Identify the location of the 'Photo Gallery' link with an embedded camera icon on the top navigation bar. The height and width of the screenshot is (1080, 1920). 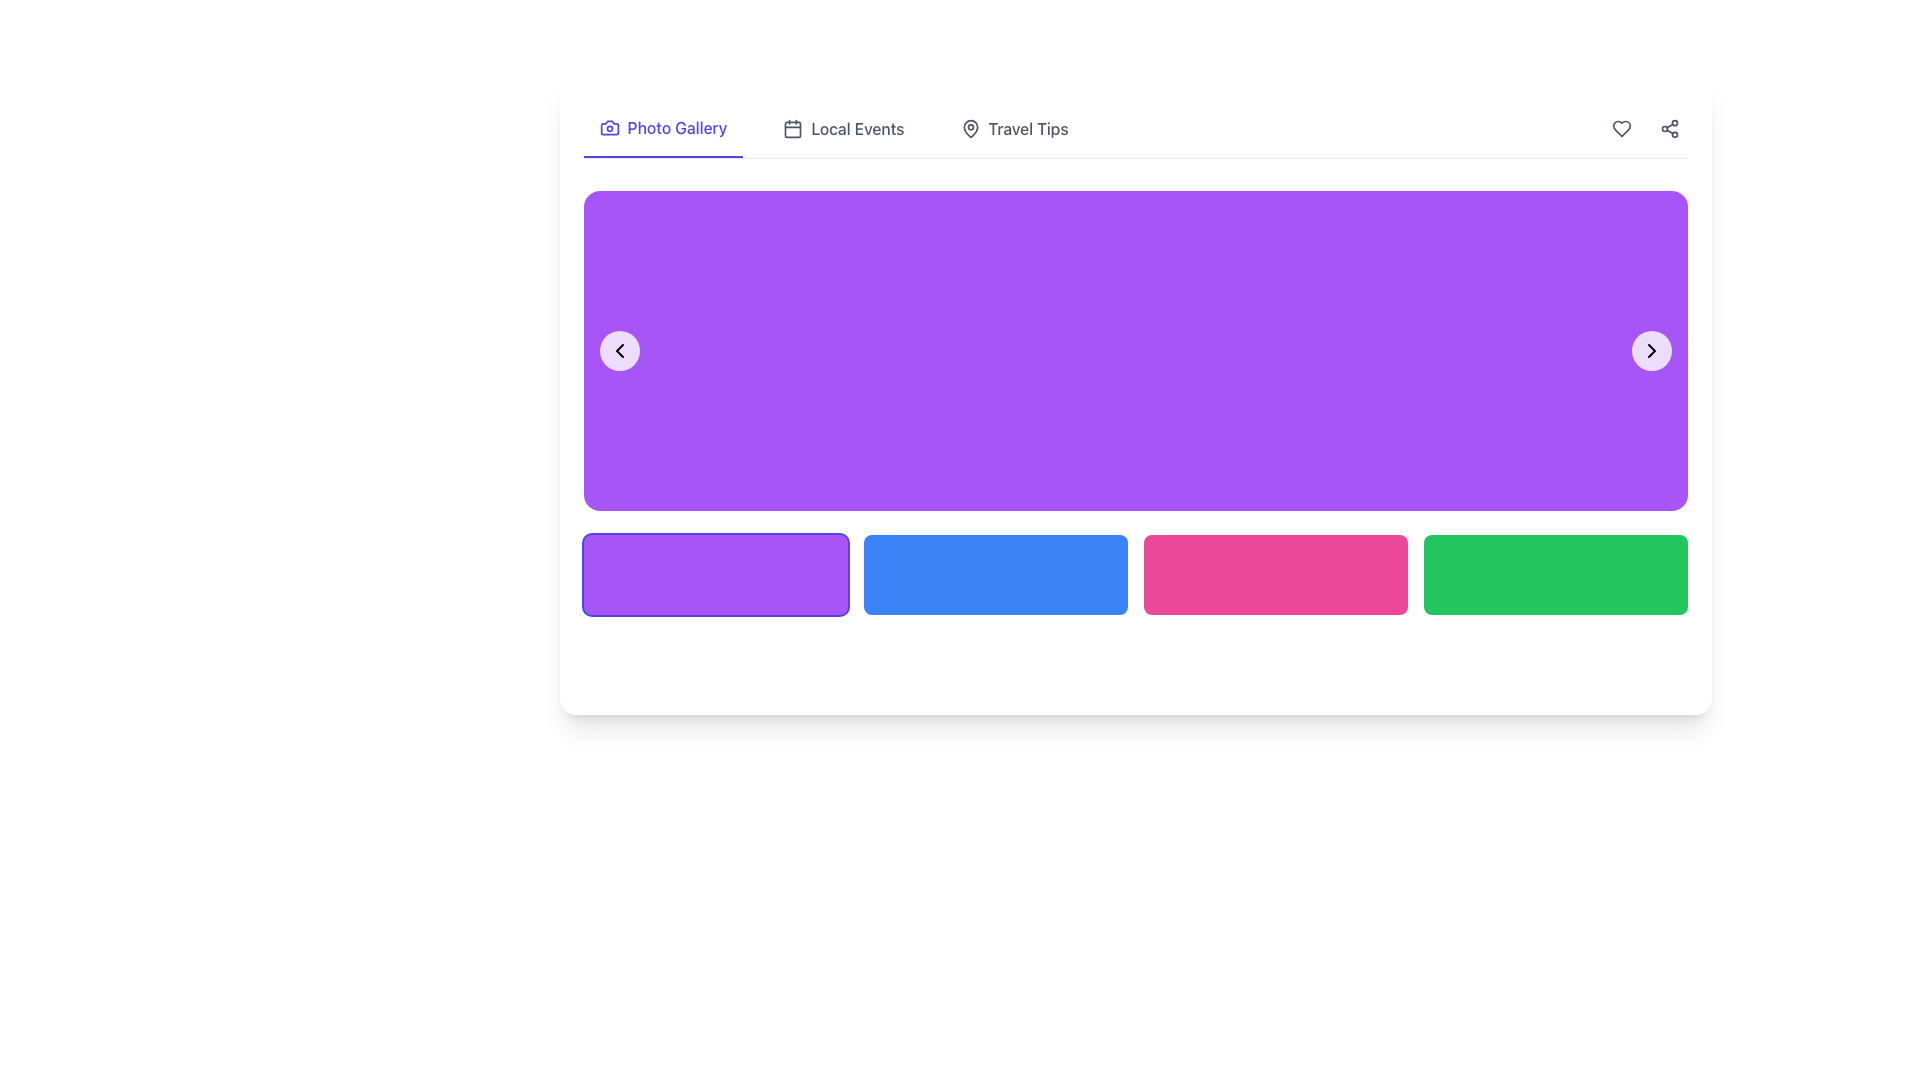
(662, 128).